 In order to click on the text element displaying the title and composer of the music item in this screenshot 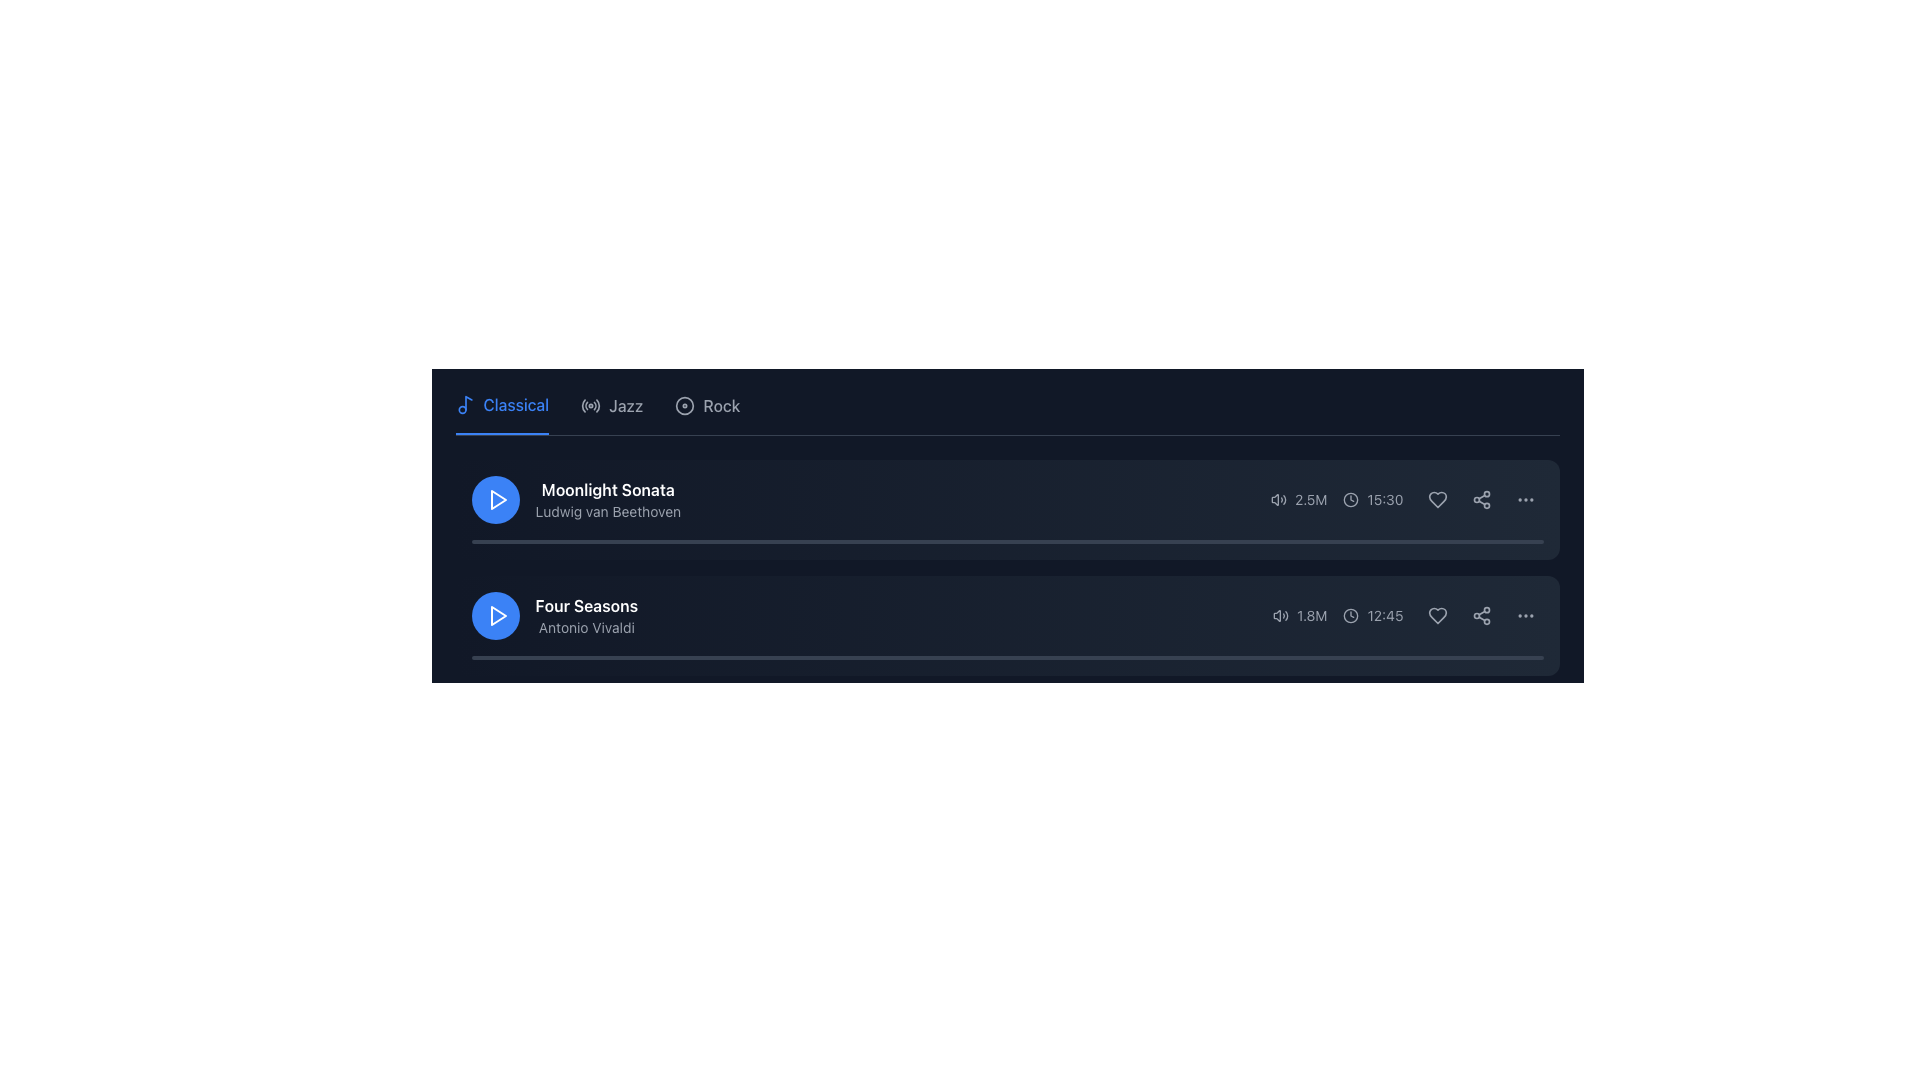, I will do `click(575, 499)`.